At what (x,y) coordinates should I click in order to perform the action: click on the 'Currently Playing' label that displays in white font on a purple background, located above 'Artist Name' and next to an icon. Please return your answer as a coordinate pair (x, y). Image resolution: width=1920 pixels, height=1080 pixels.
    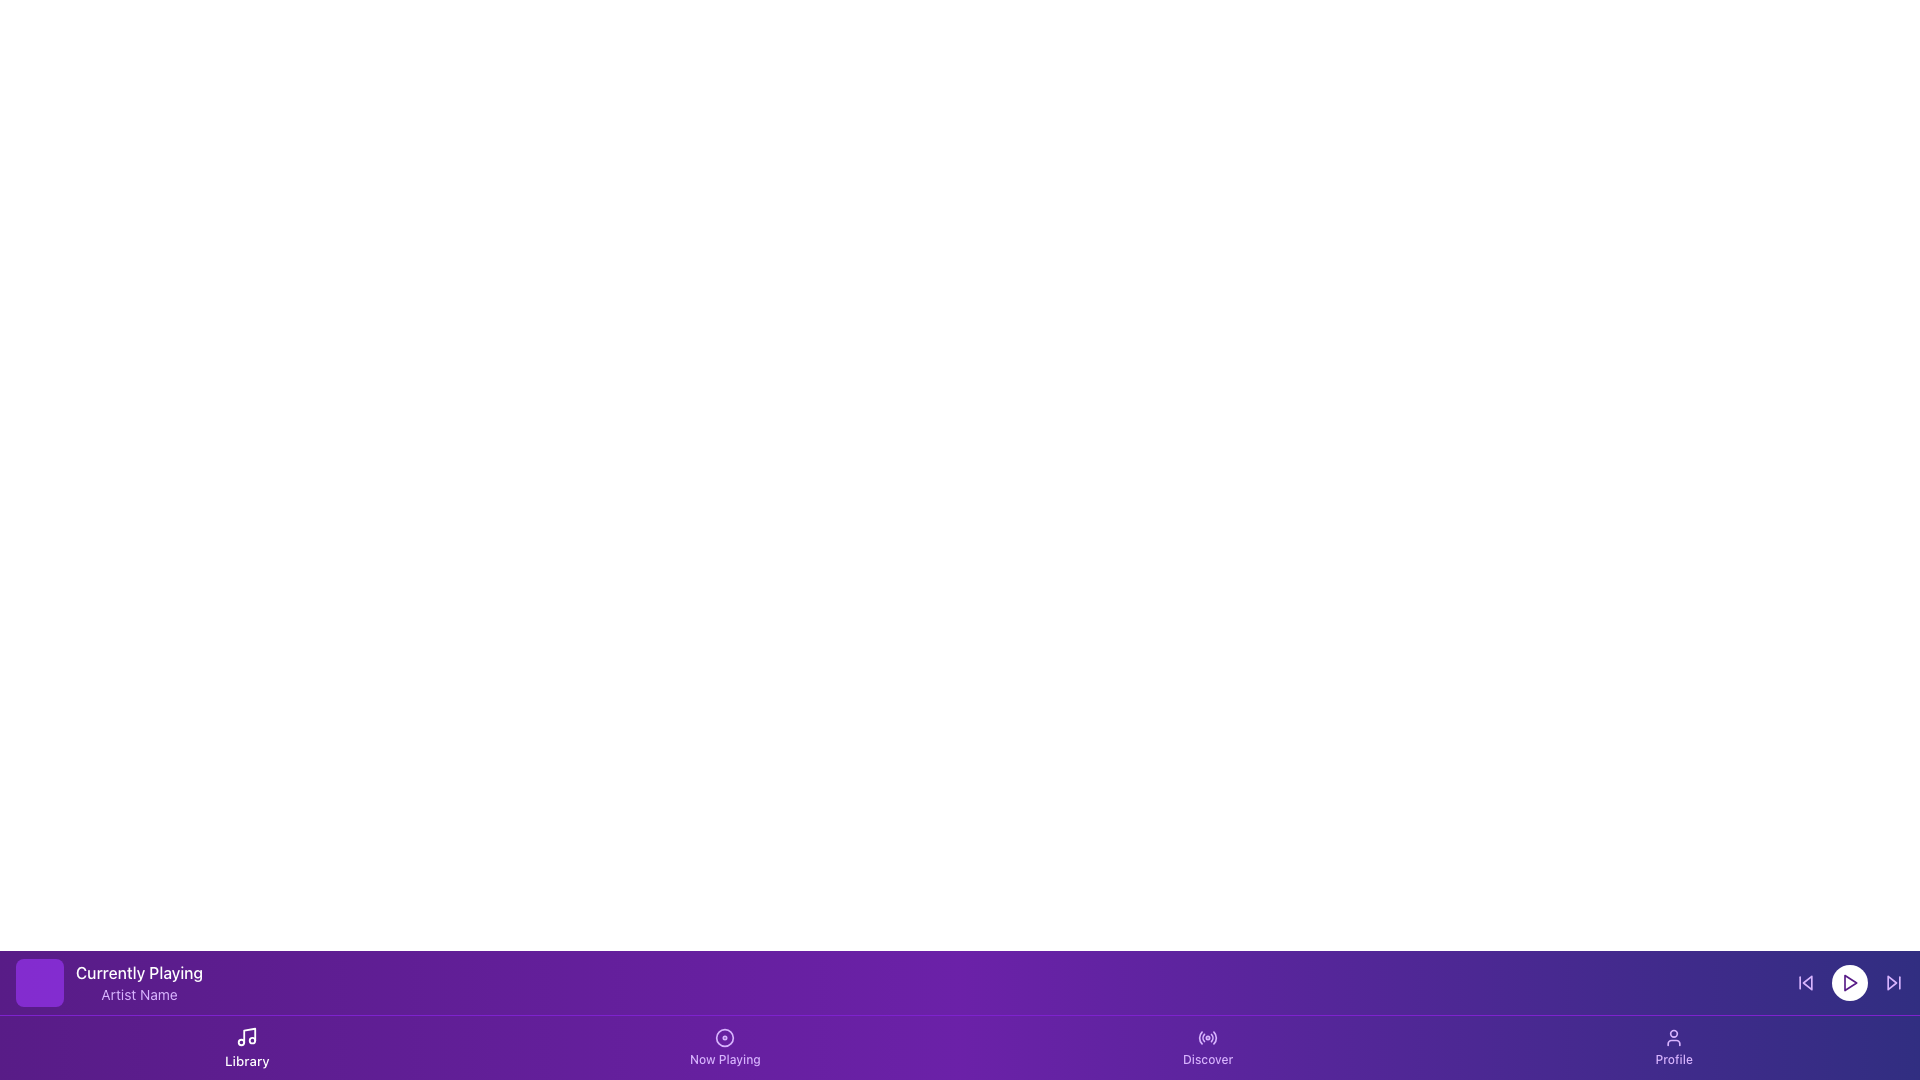
    Looking at the image, I should click on (138, 971).